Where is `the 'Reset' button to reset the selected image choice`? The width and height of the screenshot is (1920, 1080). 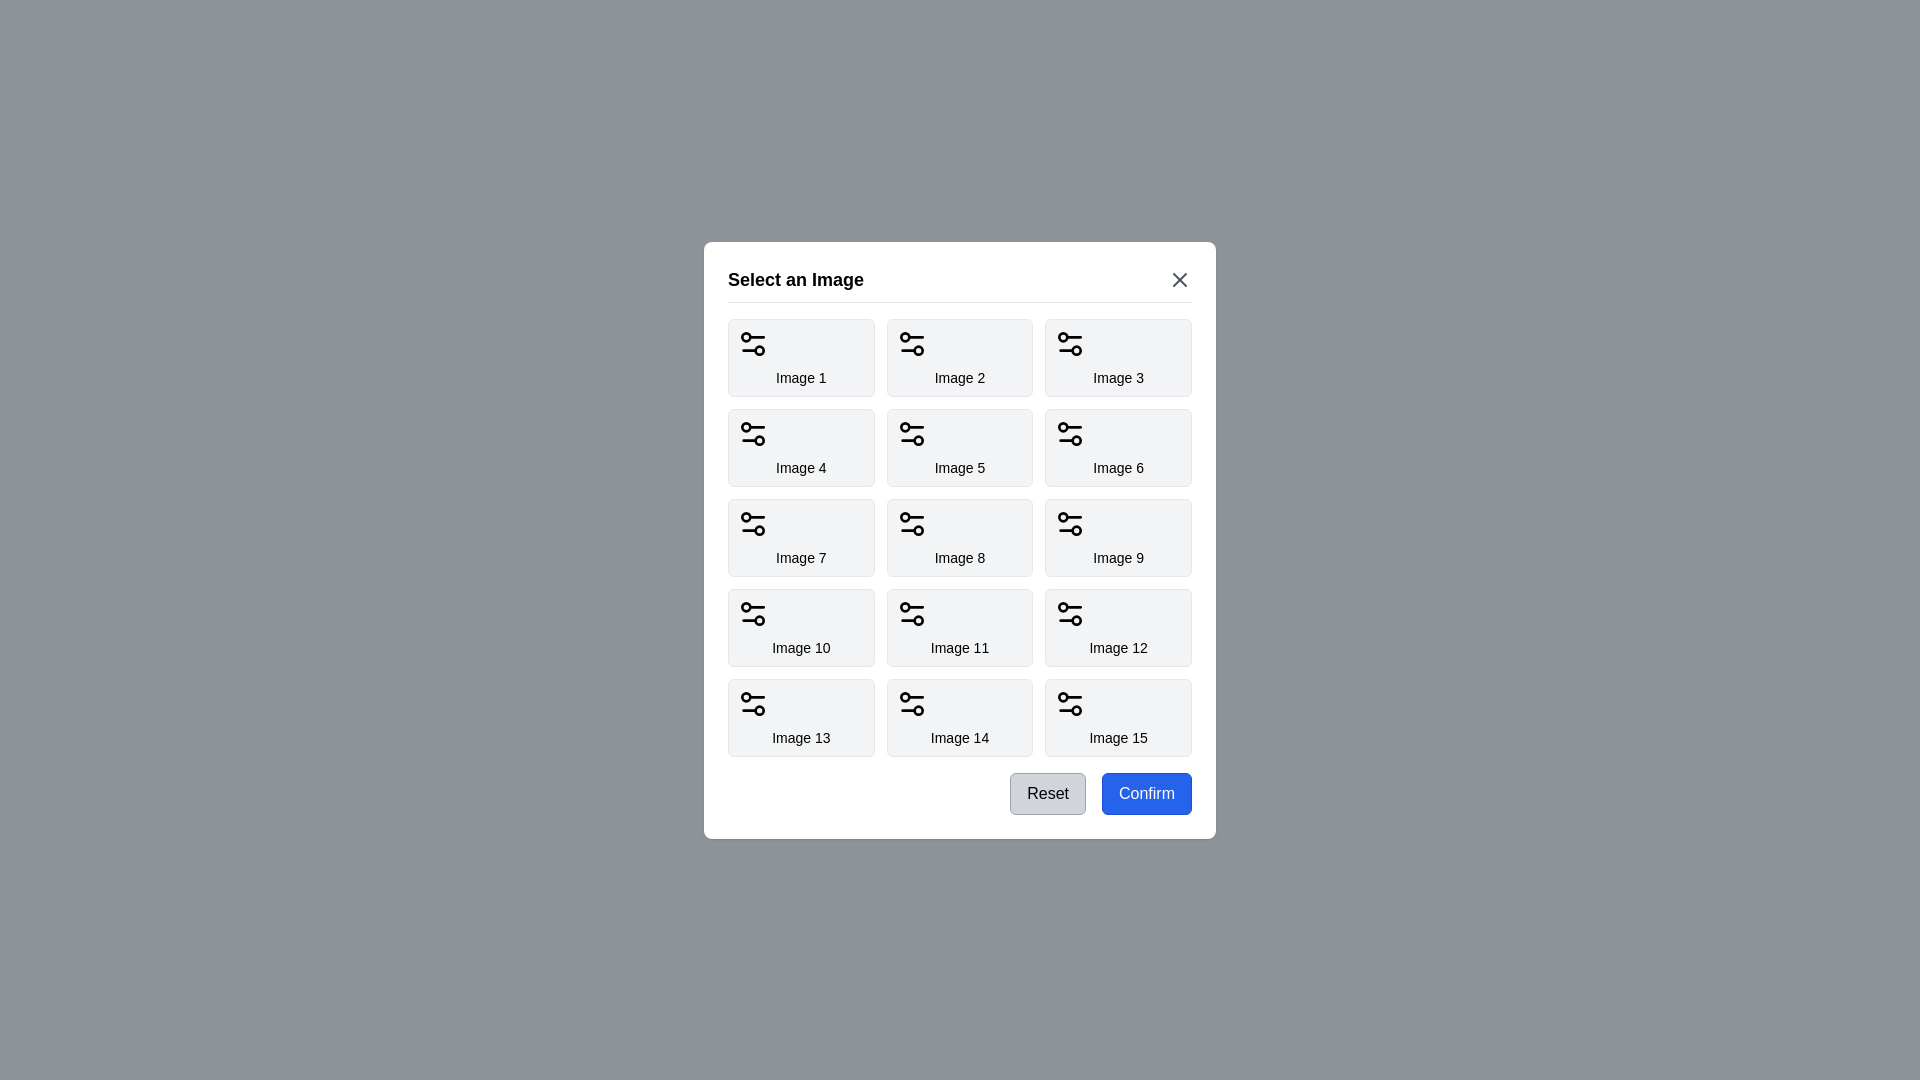
the 'Reset' button to reset the selected image choice is located at coordinates (1046, 792).